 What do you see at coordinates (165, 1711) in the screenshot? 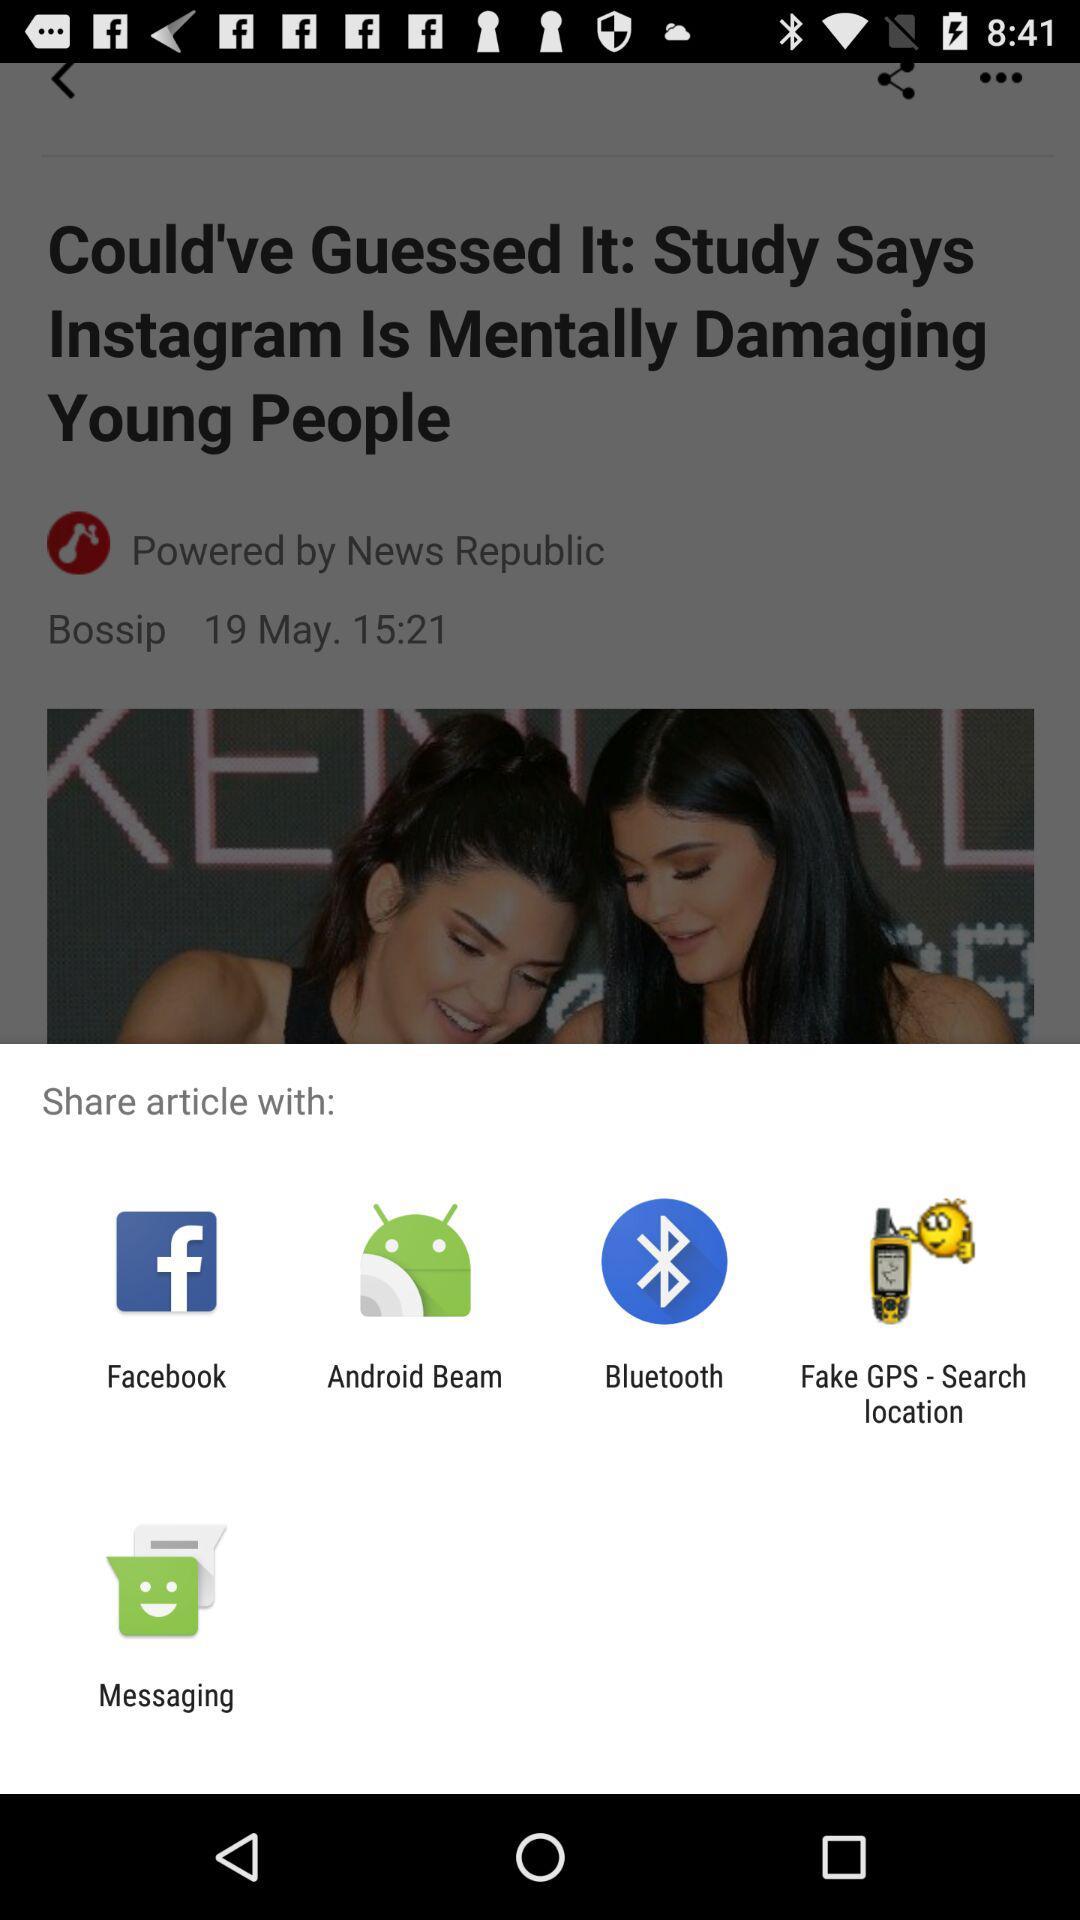
I see `the messaging item` at bounding box center [165, 1711].